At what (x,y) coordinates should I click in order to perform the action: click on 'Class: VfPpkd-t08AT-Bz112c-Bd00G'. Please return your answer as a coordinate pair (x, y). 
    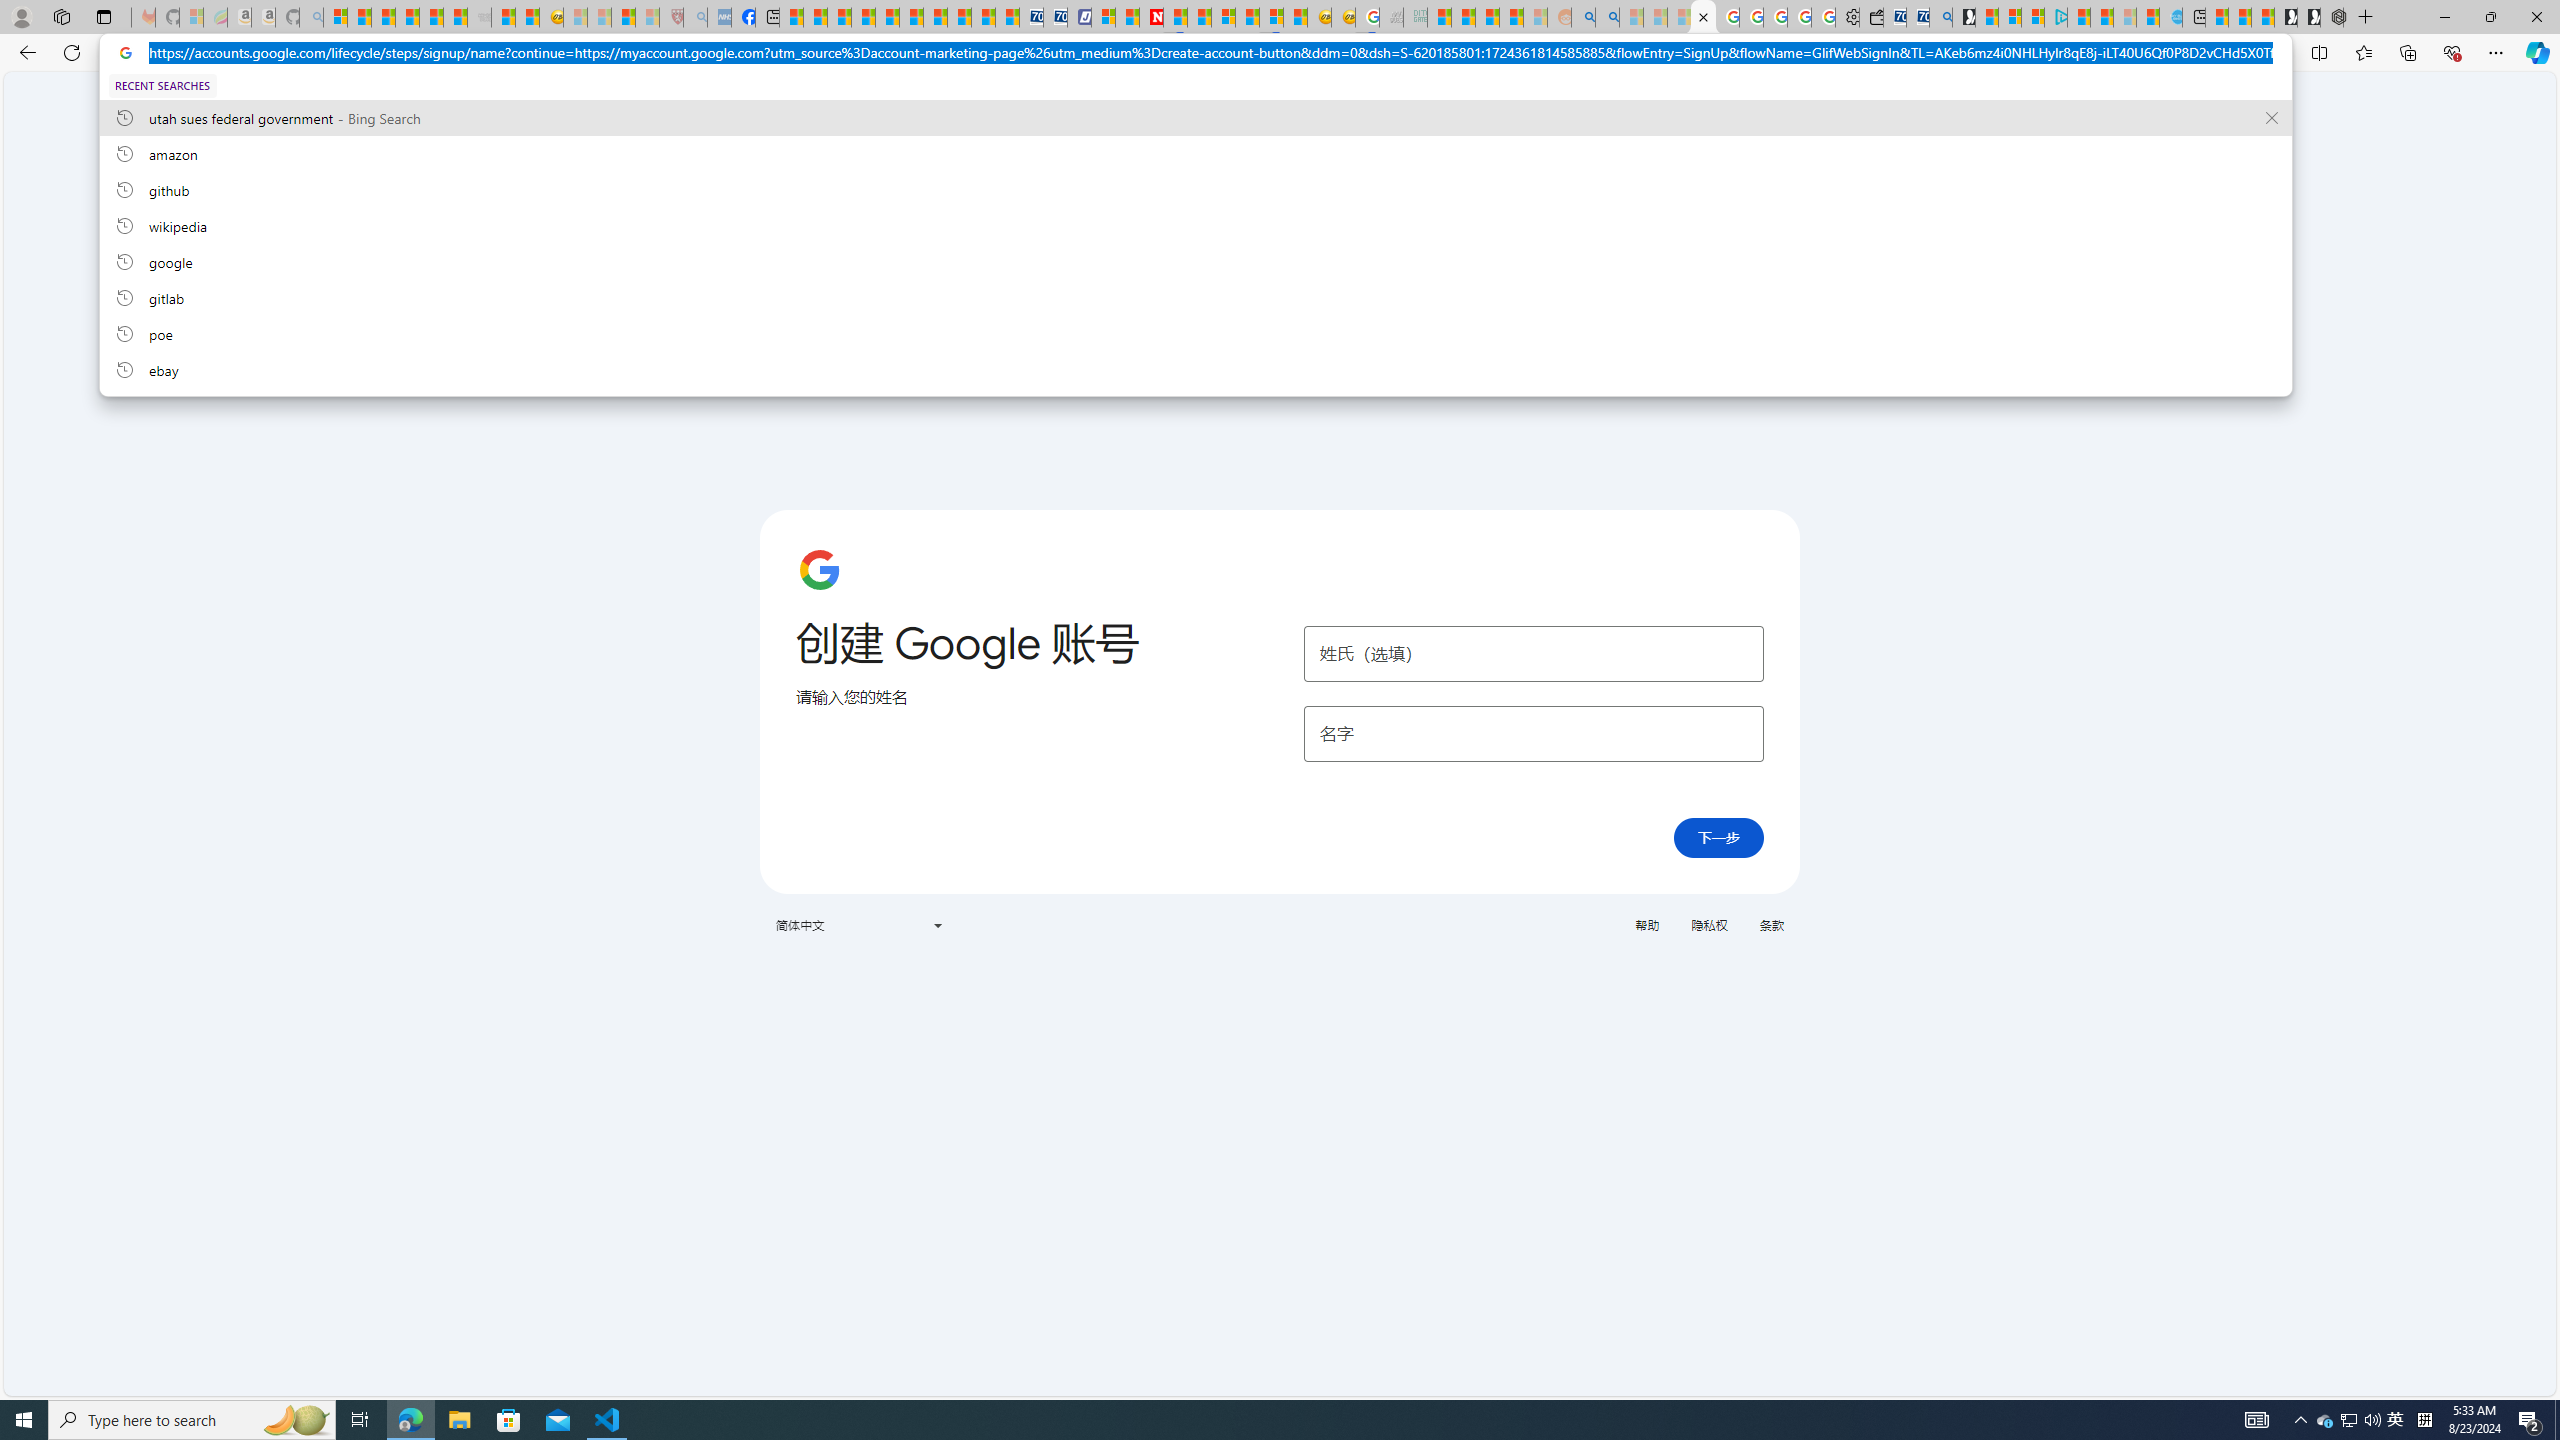
    Looking at the image, I should click on (935, 924).